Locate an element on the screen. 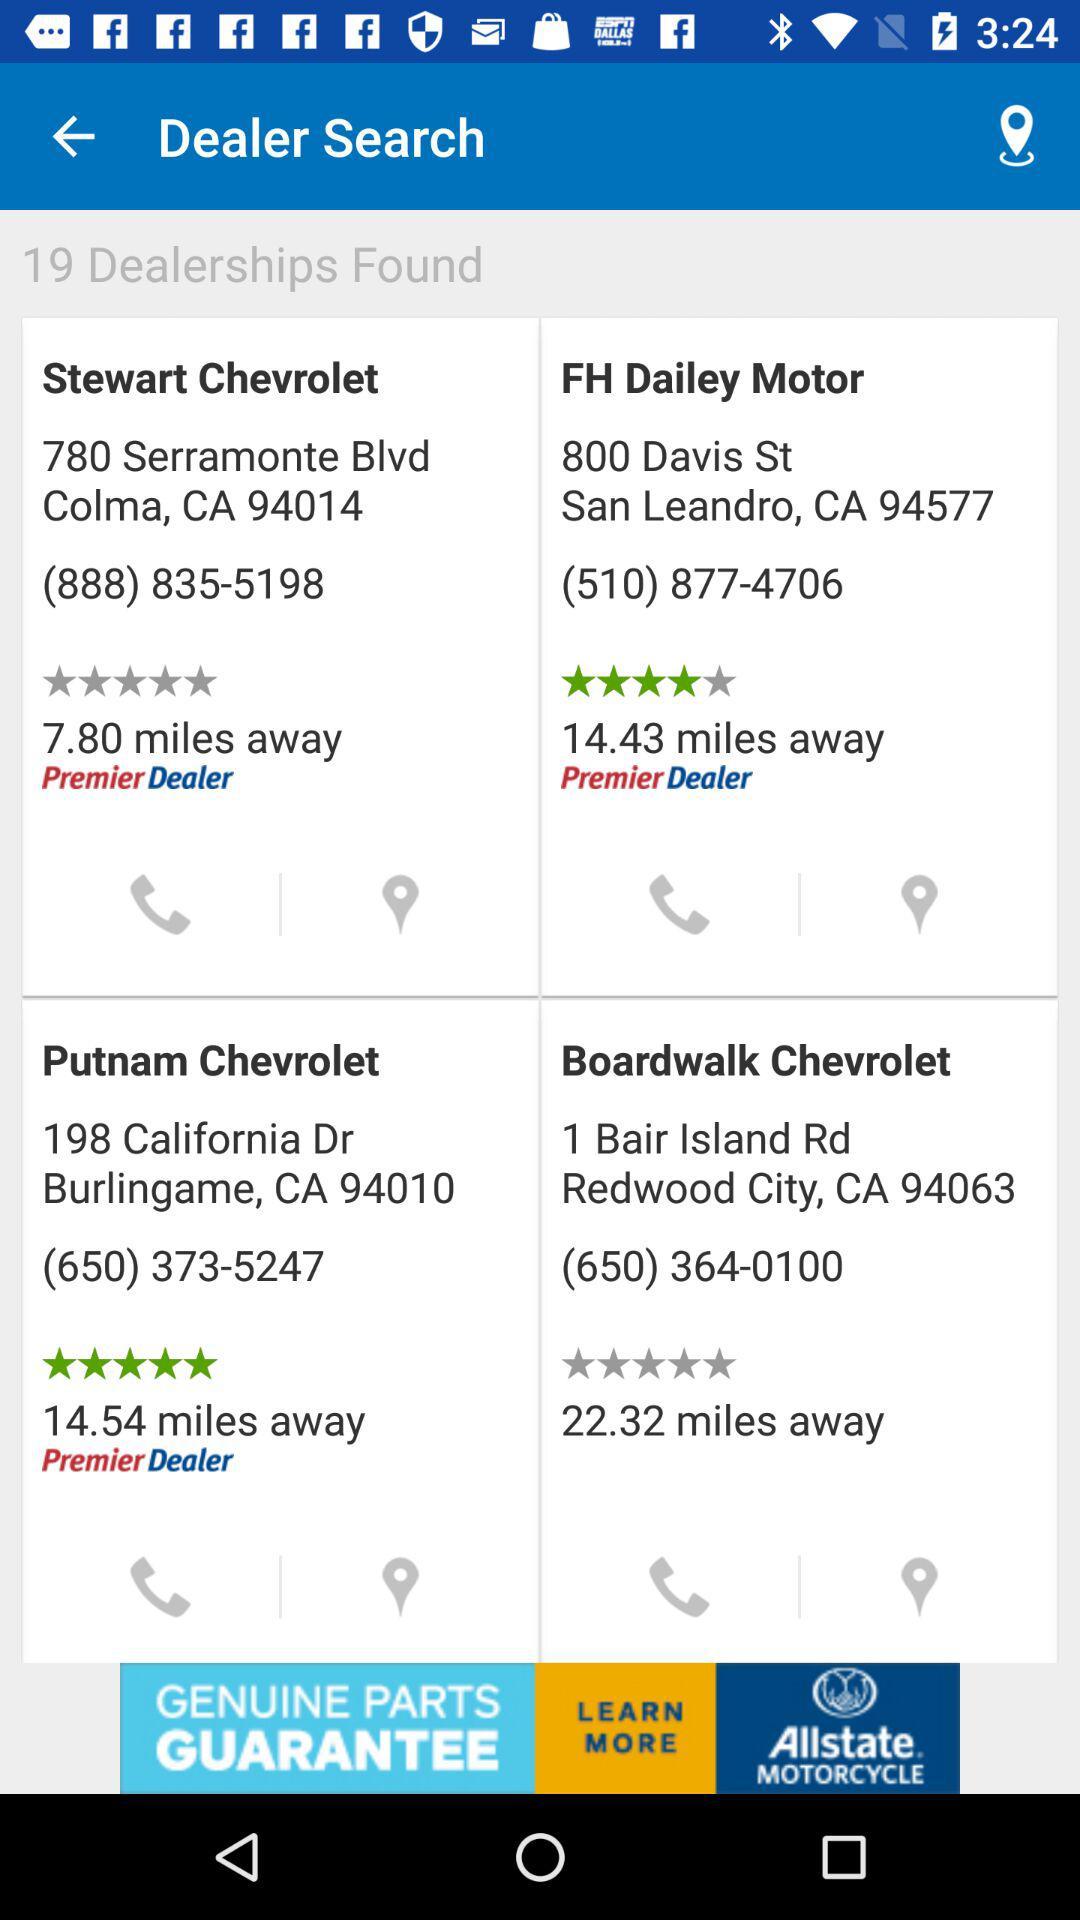  show the location on a map is located at coordinates (919, 1586).